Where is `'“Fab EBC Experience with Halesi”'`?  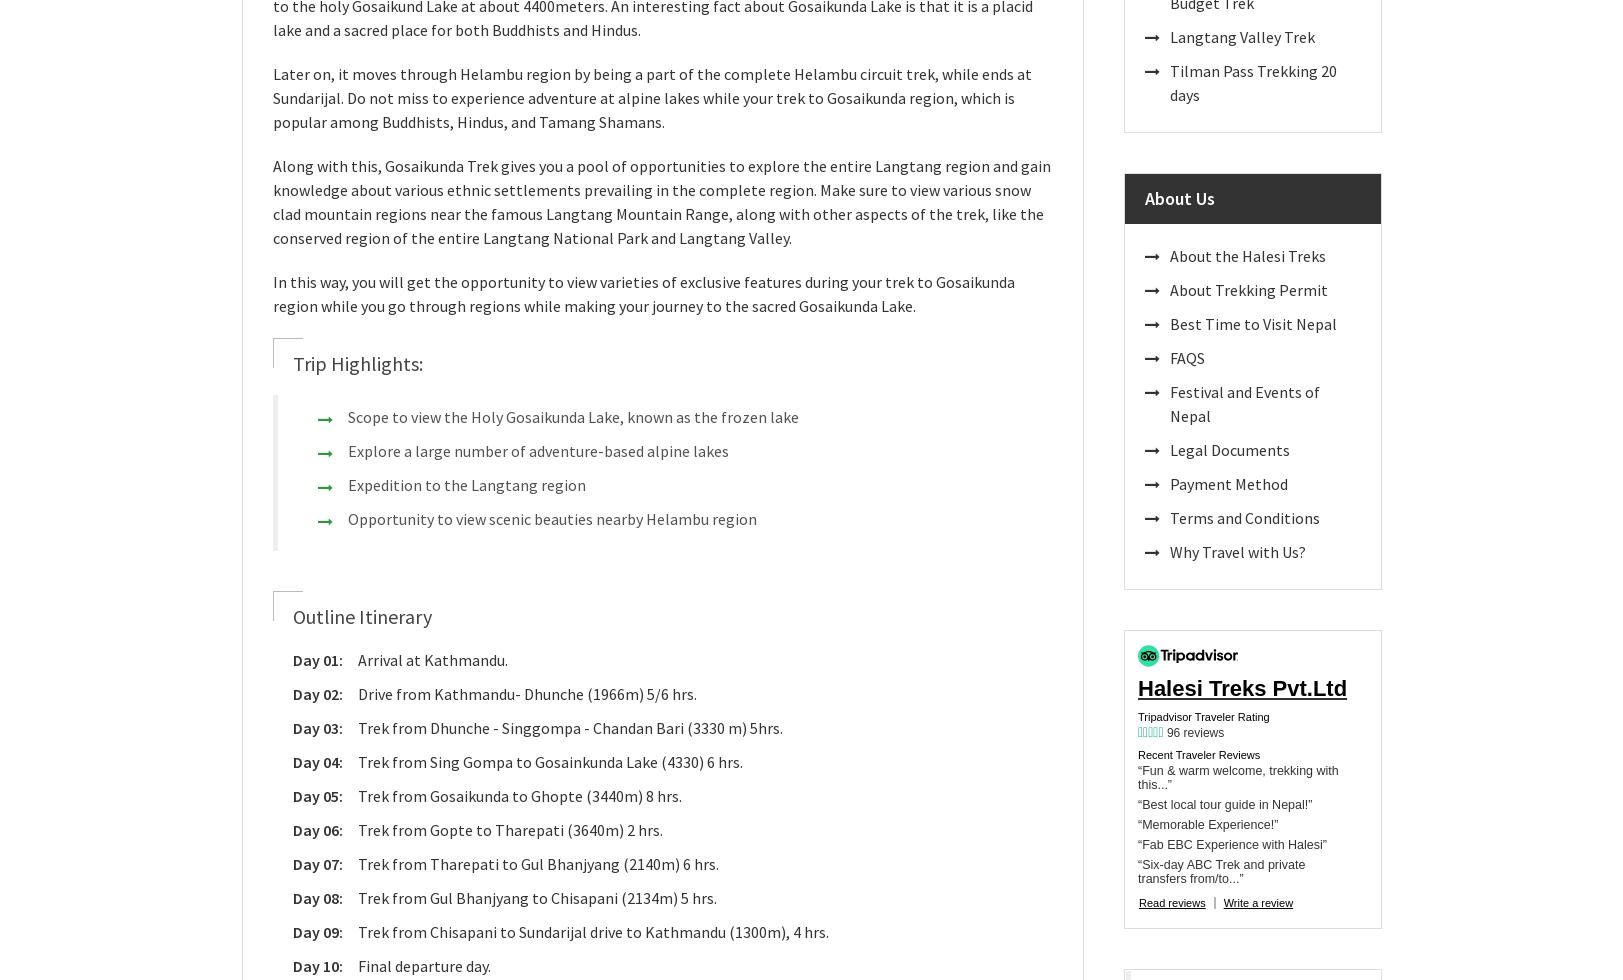 '“Fab EBC Experience with Halesi”' is located at coordinates (1231, 844).